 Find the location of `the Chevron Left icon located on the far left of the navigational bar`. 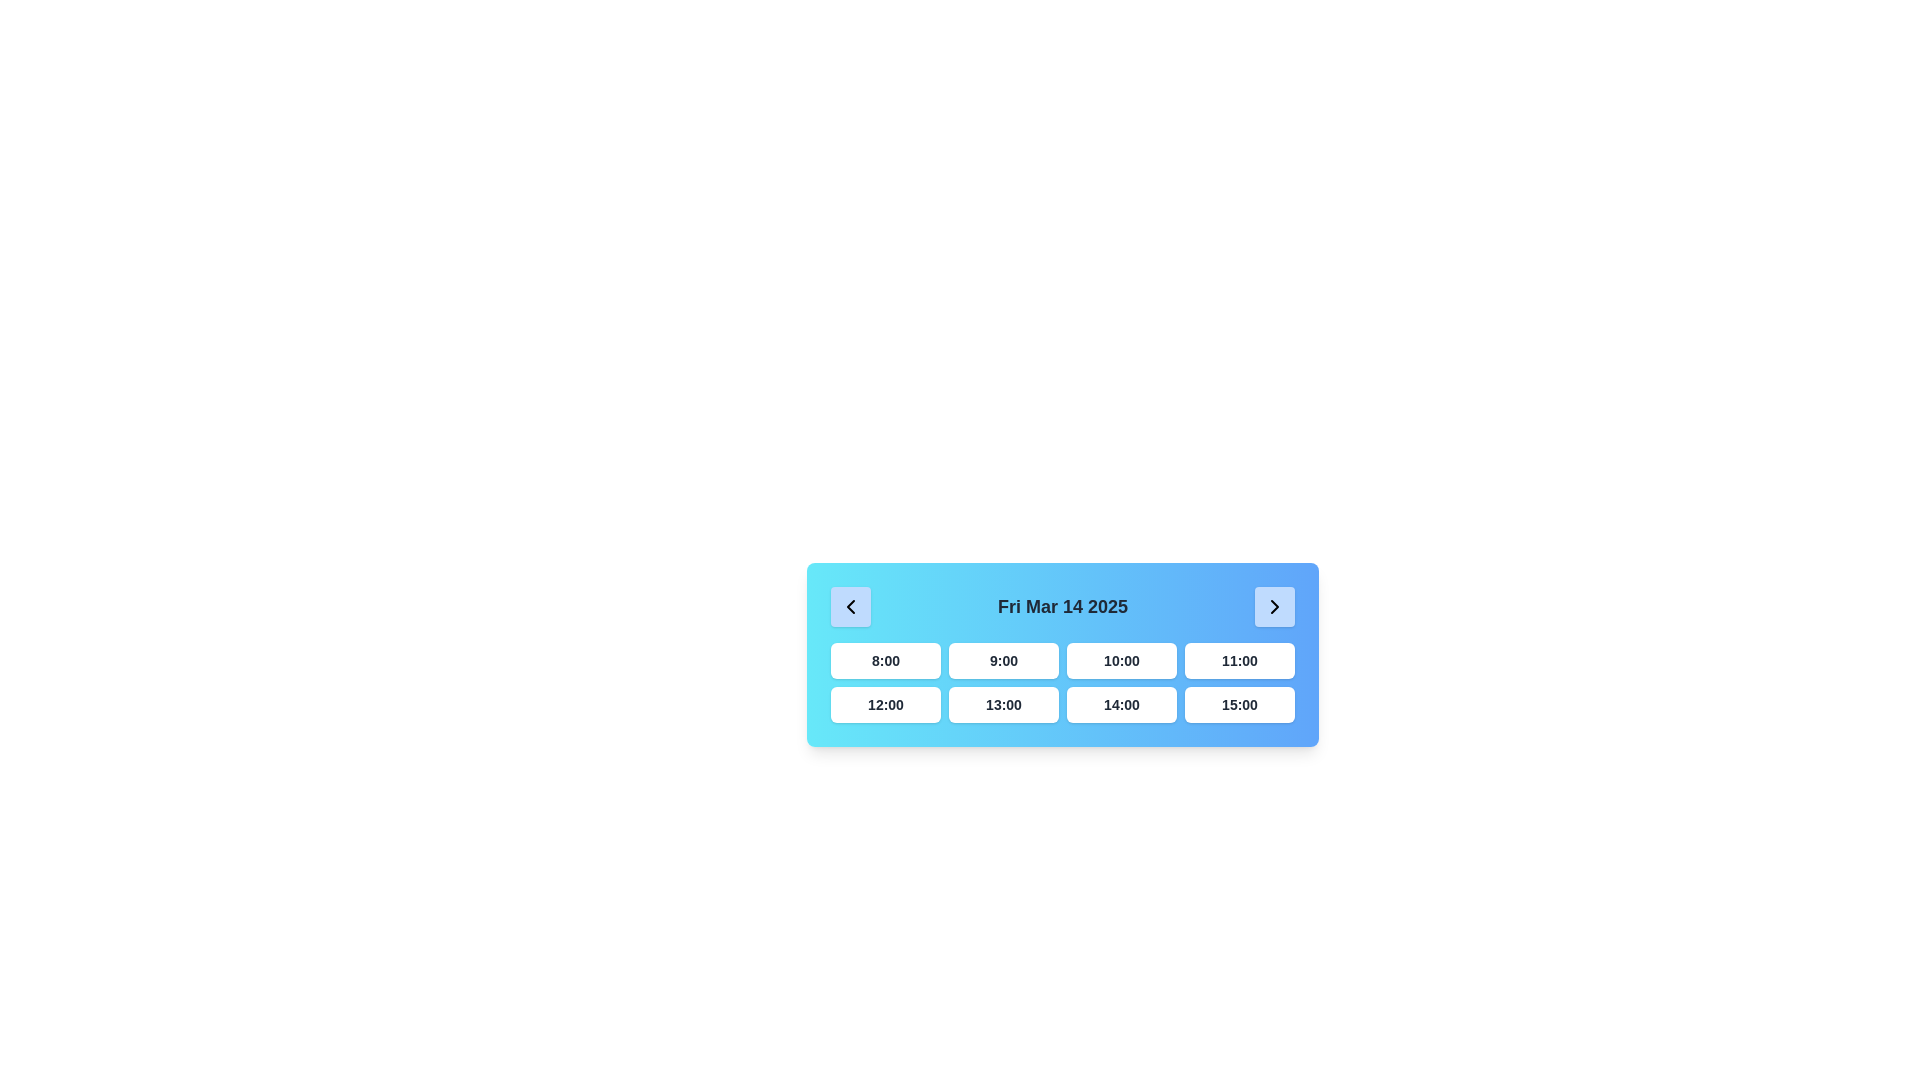

the Chevron Left icon located on the far left of the navigational bar is located at coordinates (850, 605).